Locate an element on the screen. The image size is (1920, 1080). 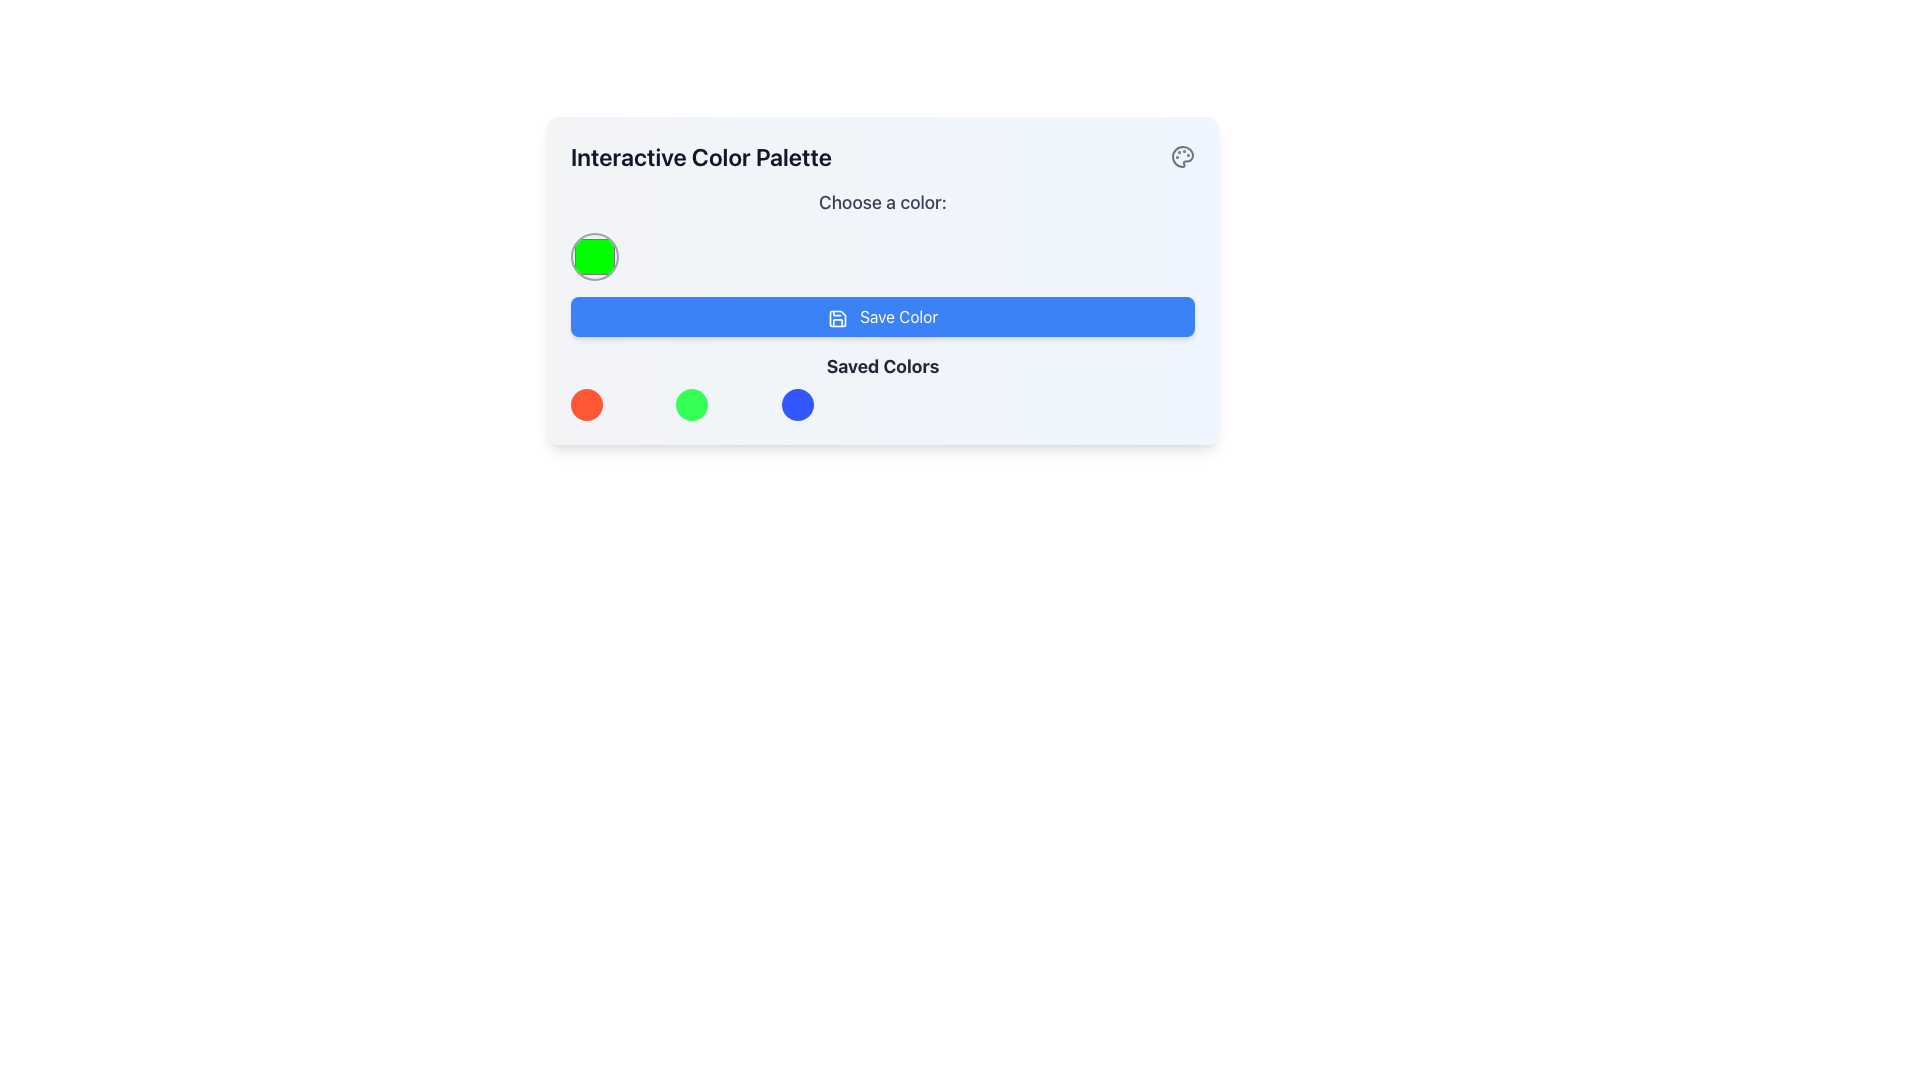
the save icon located to the left of the text label within the 'Save Color' button, which serves as a visual indicator for the save functionality is located at coordinates (837, 317).